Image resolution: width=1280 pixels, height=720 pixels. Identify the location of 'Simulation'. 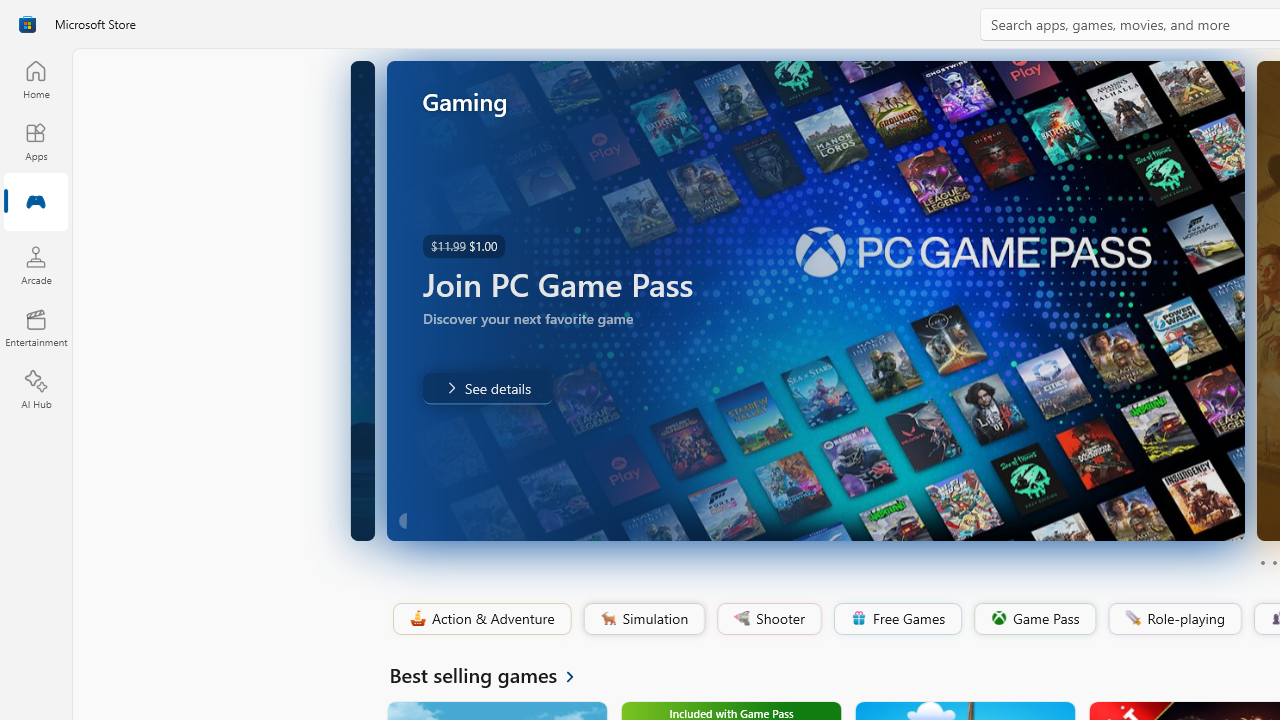
(643, 618).